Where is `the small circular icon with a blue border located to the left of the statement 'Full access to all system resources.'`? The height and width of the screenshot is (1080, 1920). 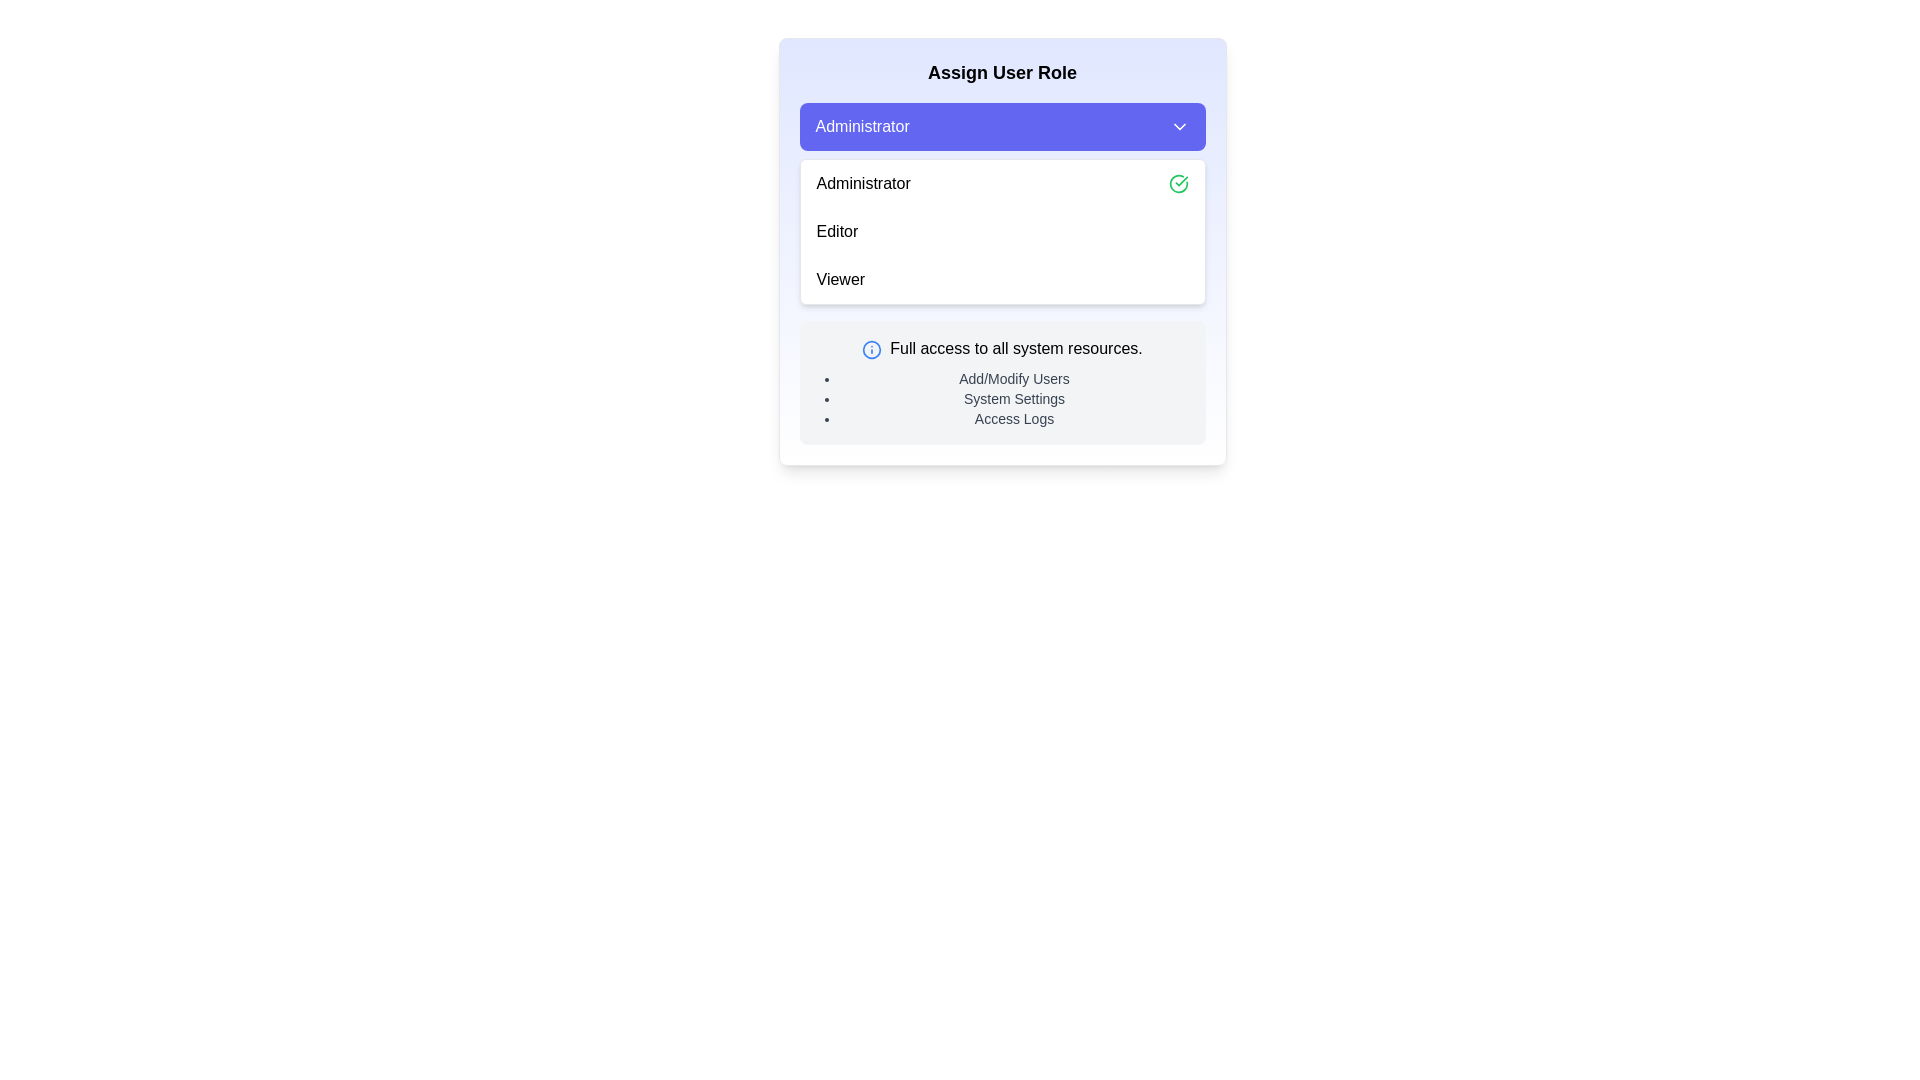
the small circular icon with a blue border located to the left of the statement 'Full access to all system resources.' is located at coordinates (872, 348).